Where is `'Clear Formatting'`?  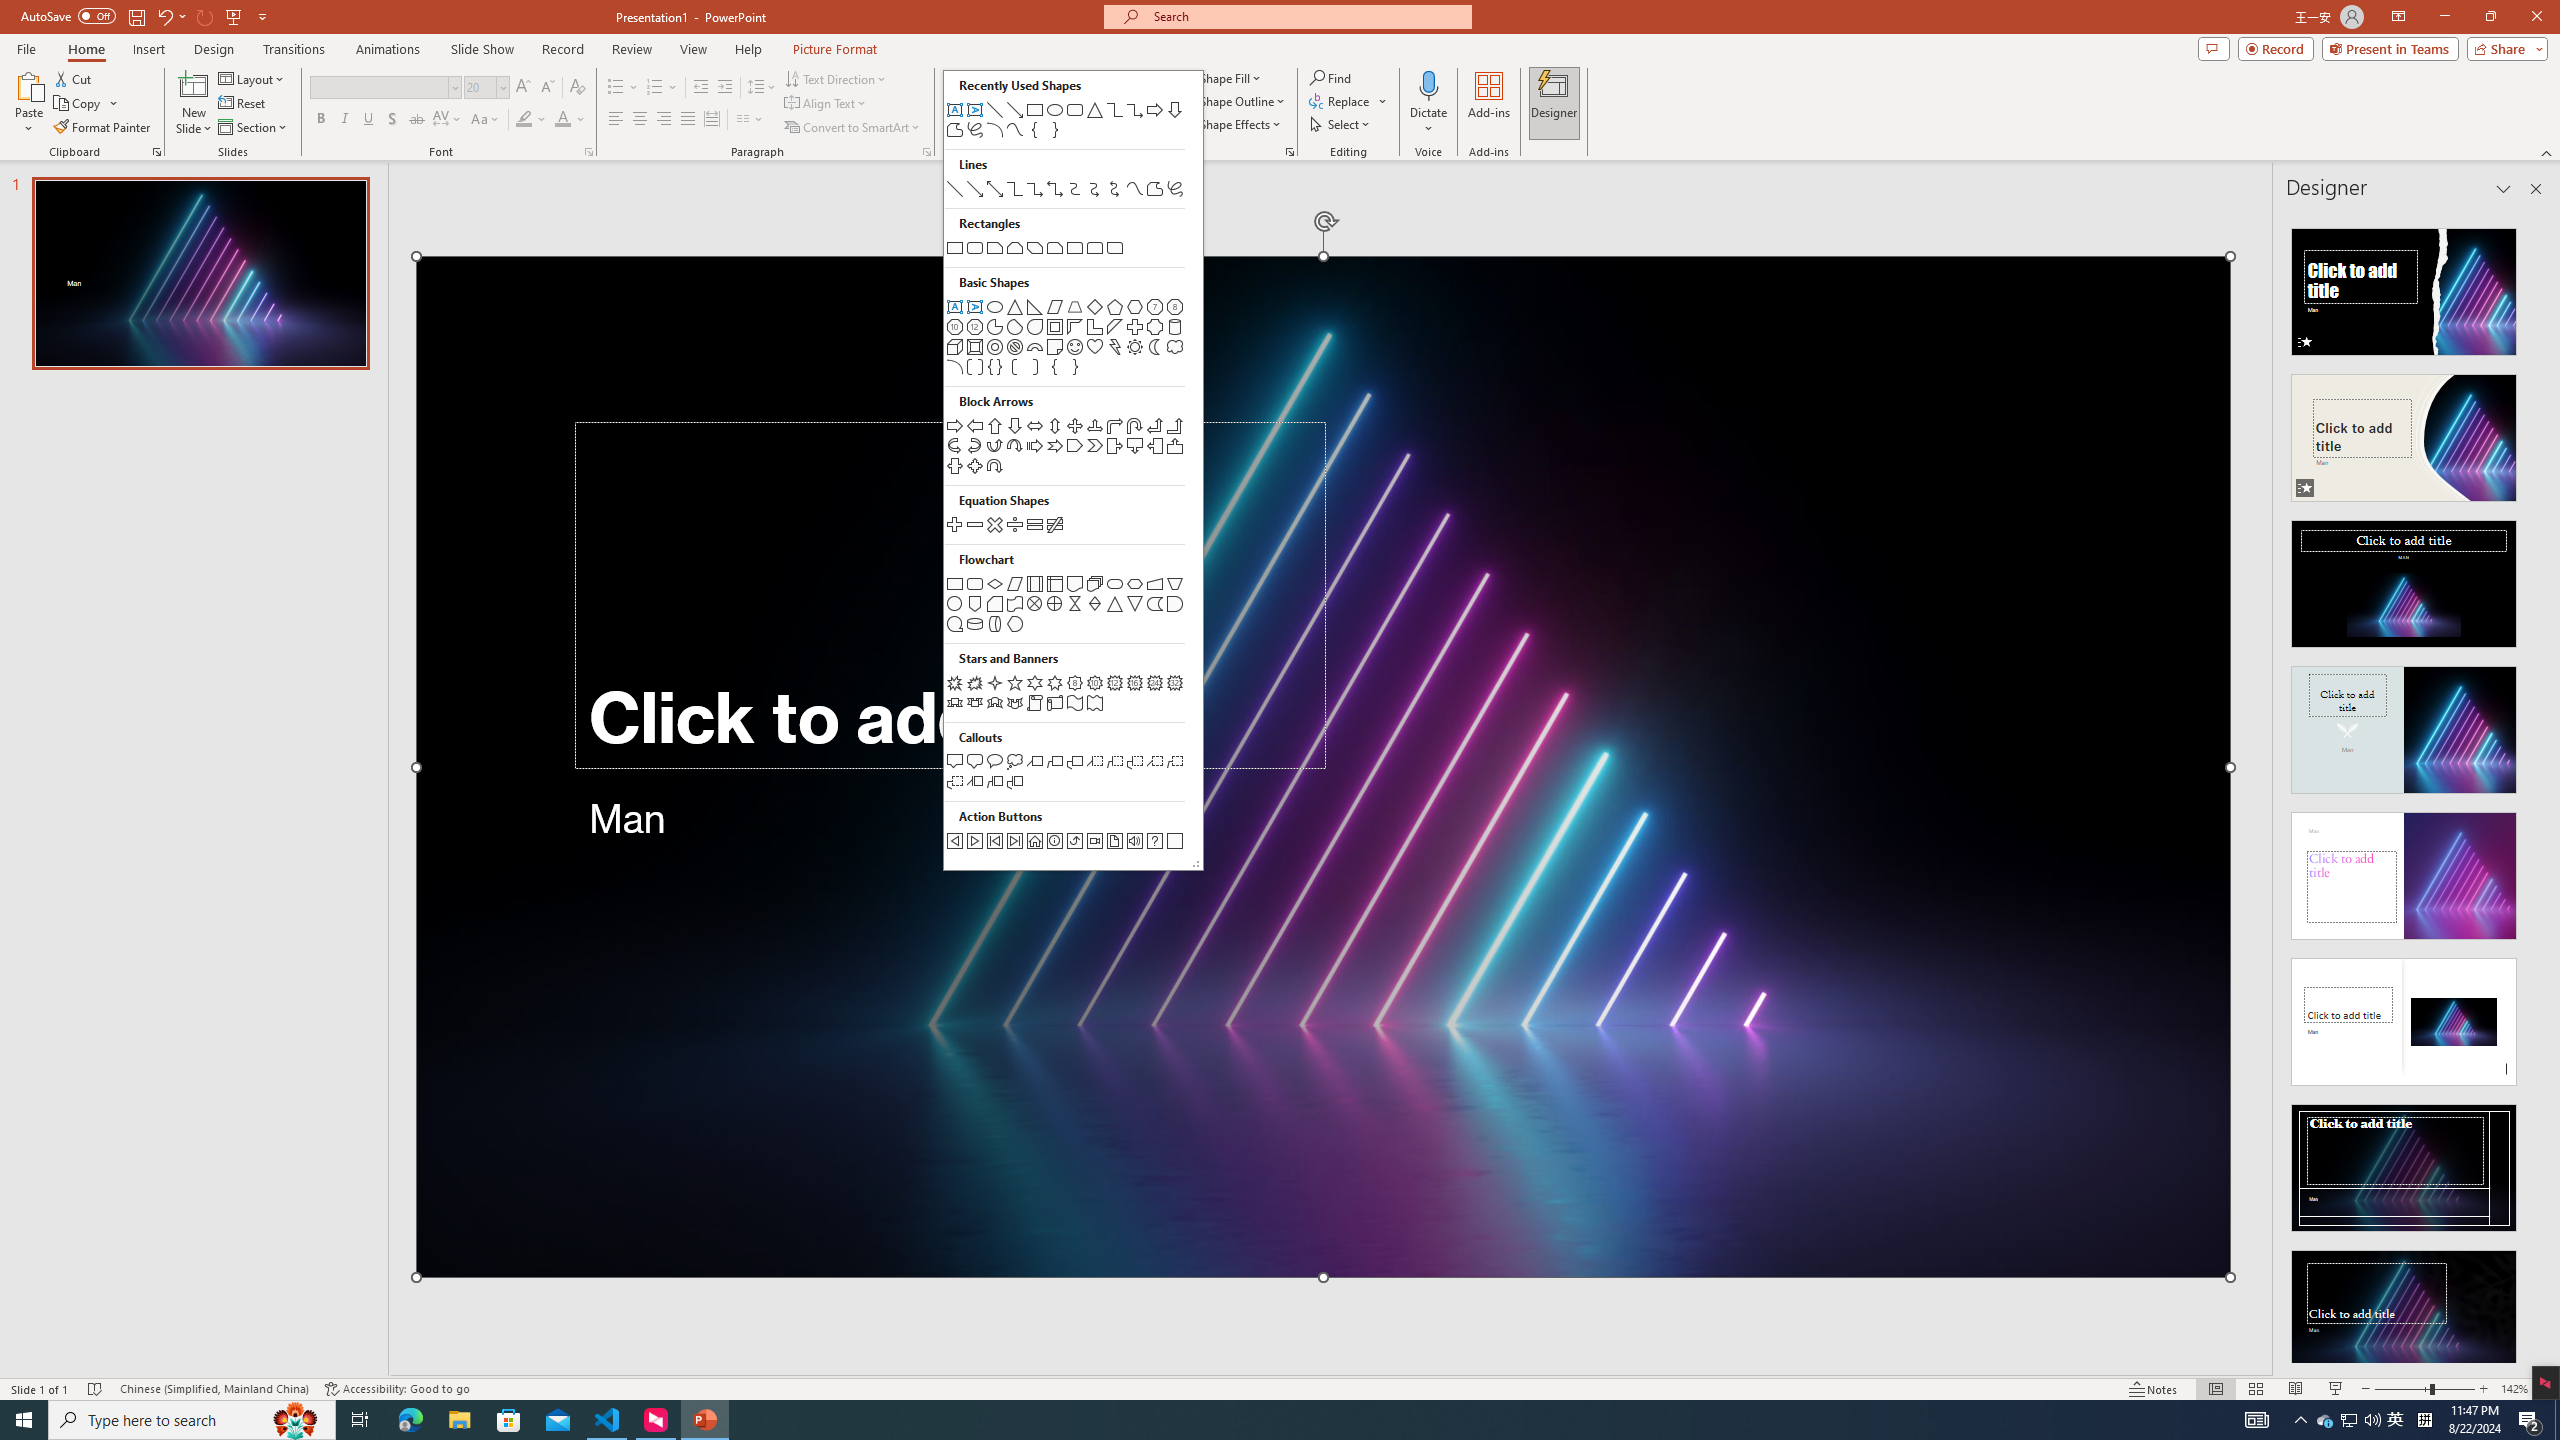 'Clear Formatting' is located at coordinates (576, 87).